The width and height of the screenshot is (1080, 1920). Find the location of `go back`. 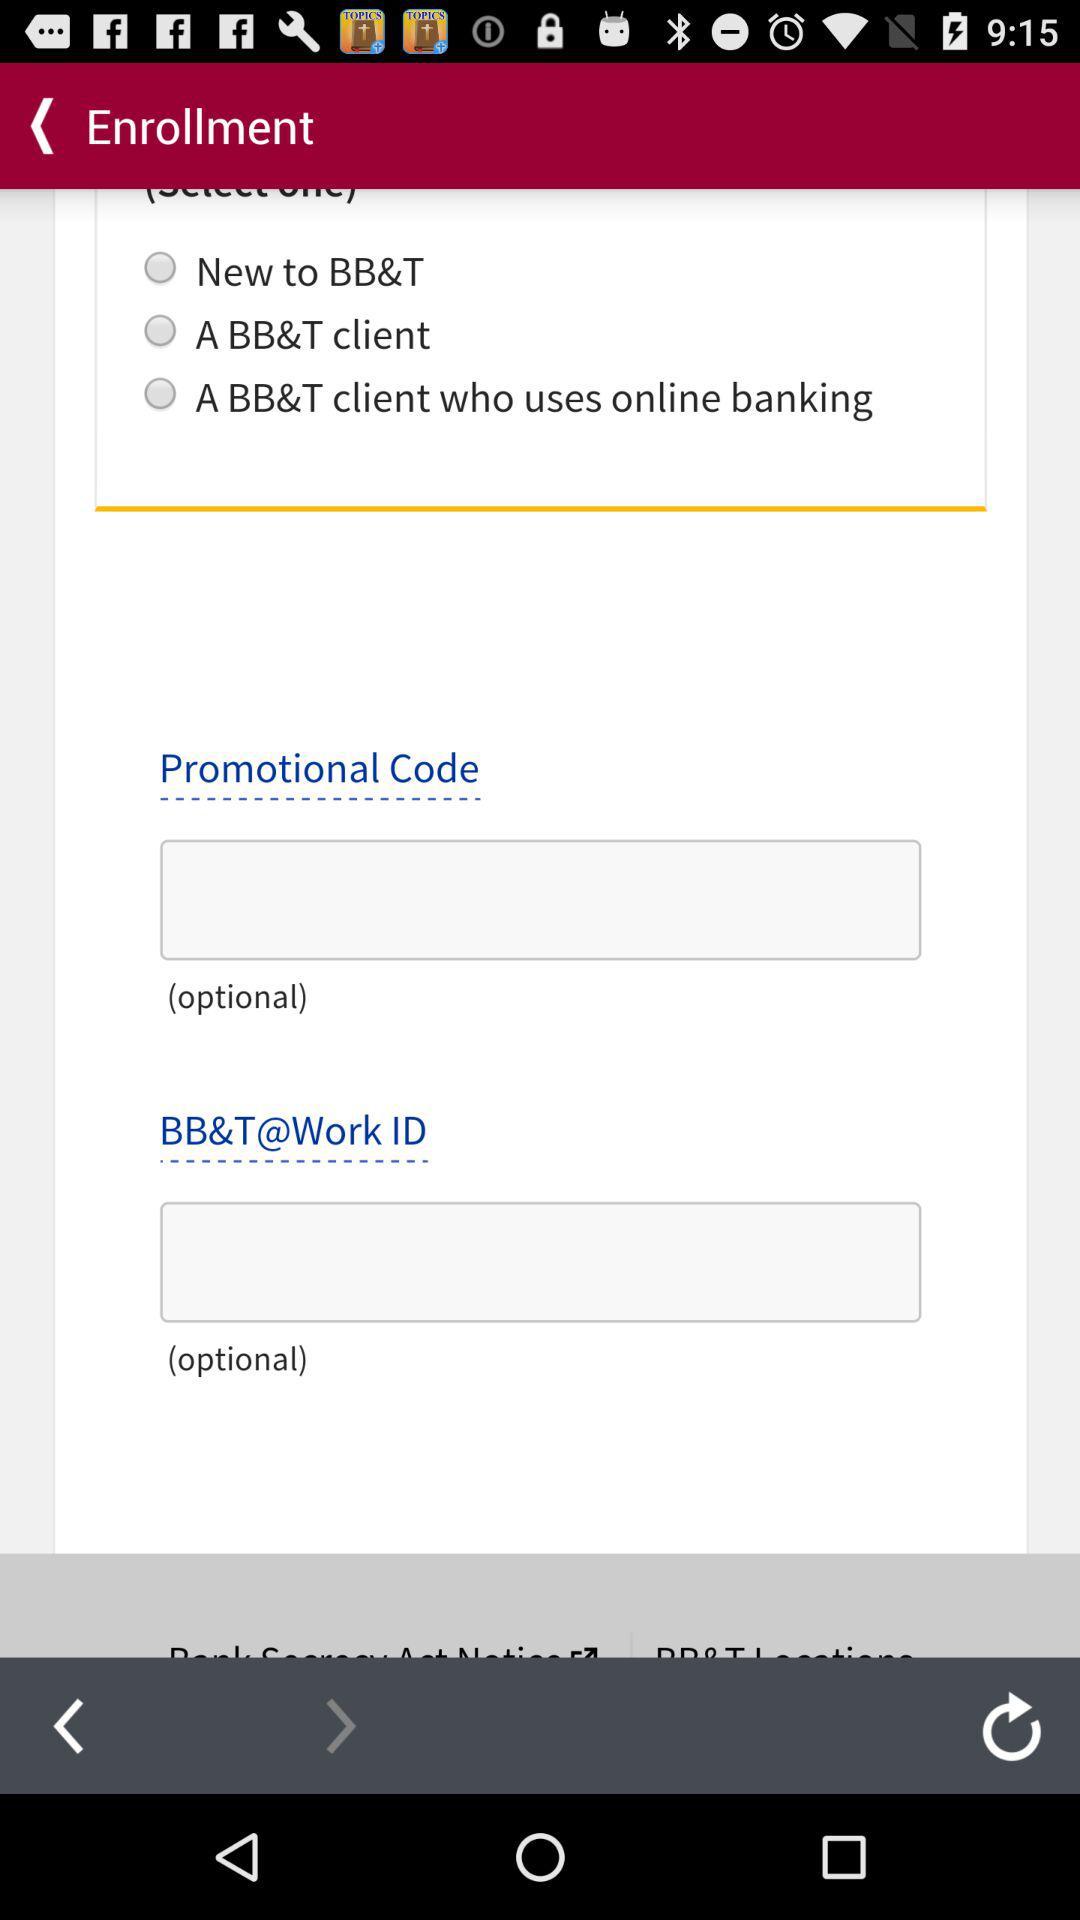

go back is located at coordinates (67, 1724).